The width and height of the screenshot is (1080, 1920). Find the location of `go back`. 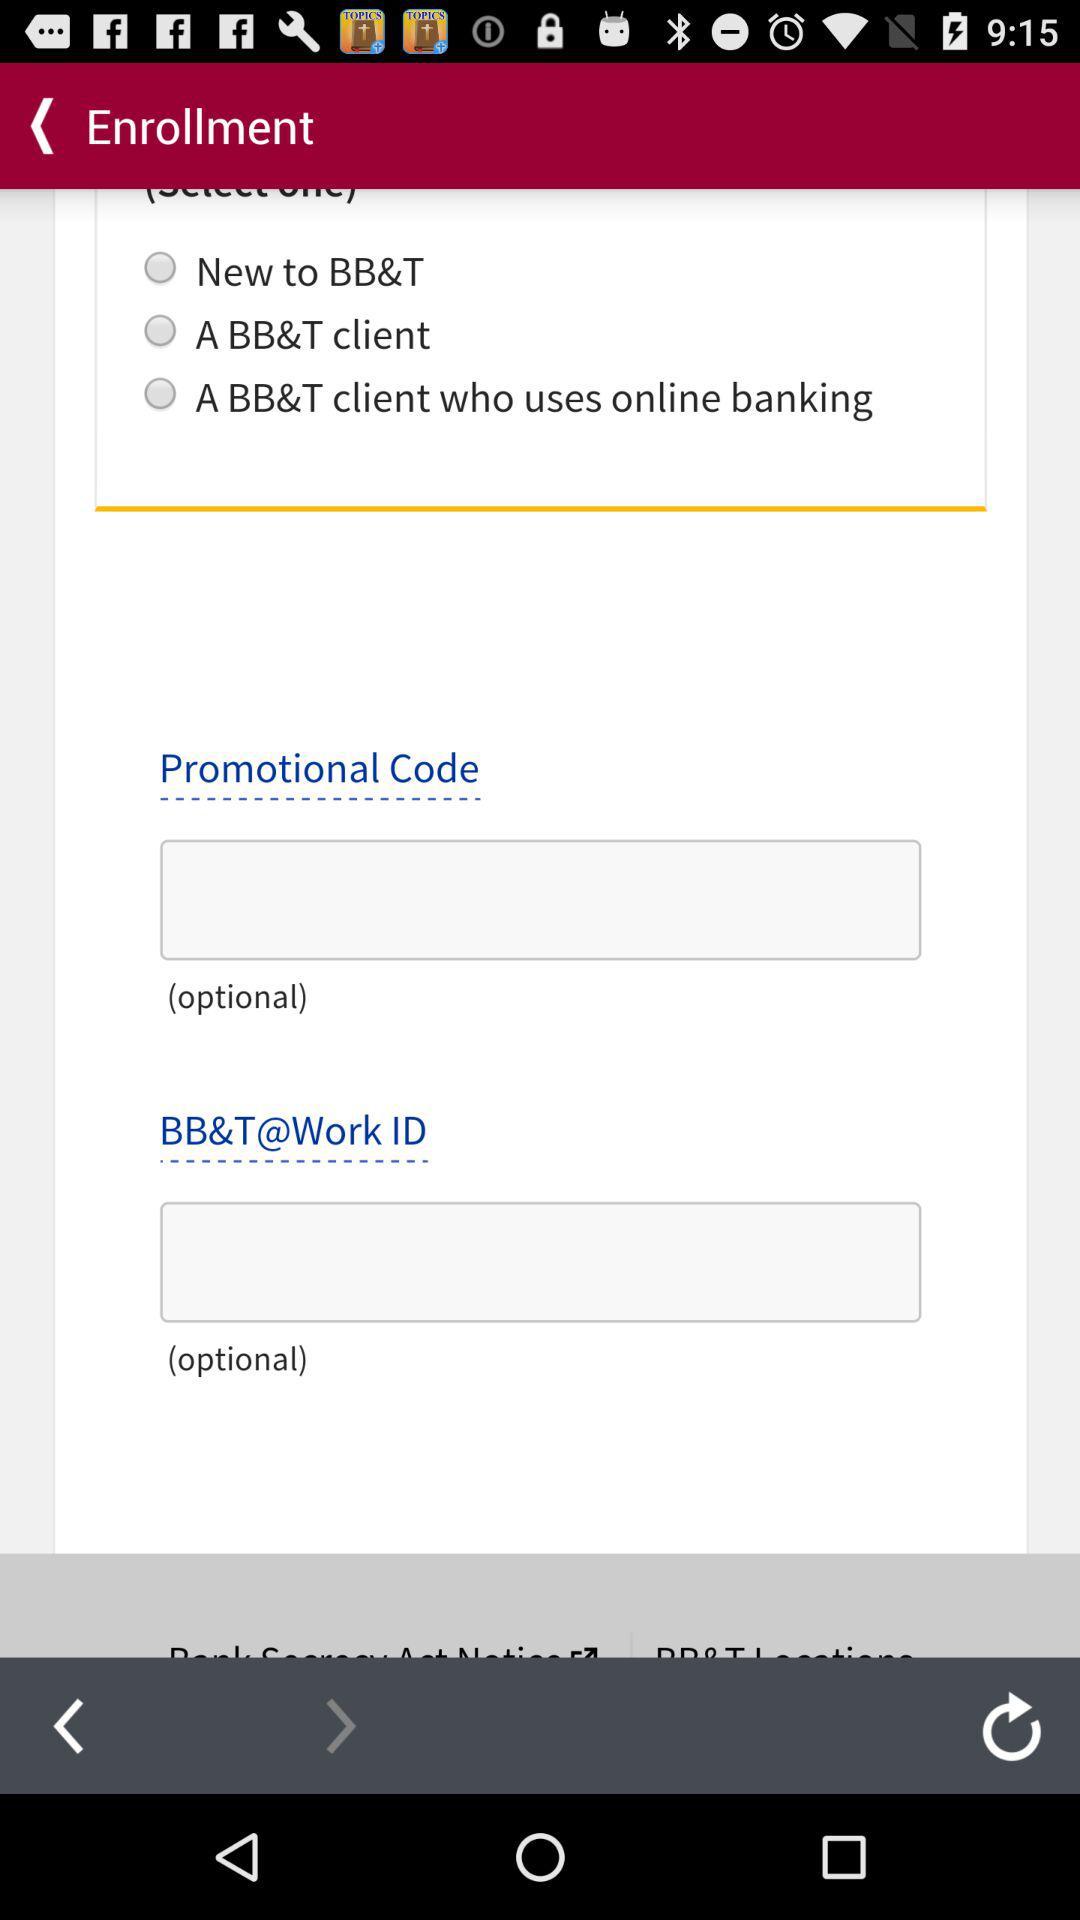

go back is located at coordinates (67, 1724).